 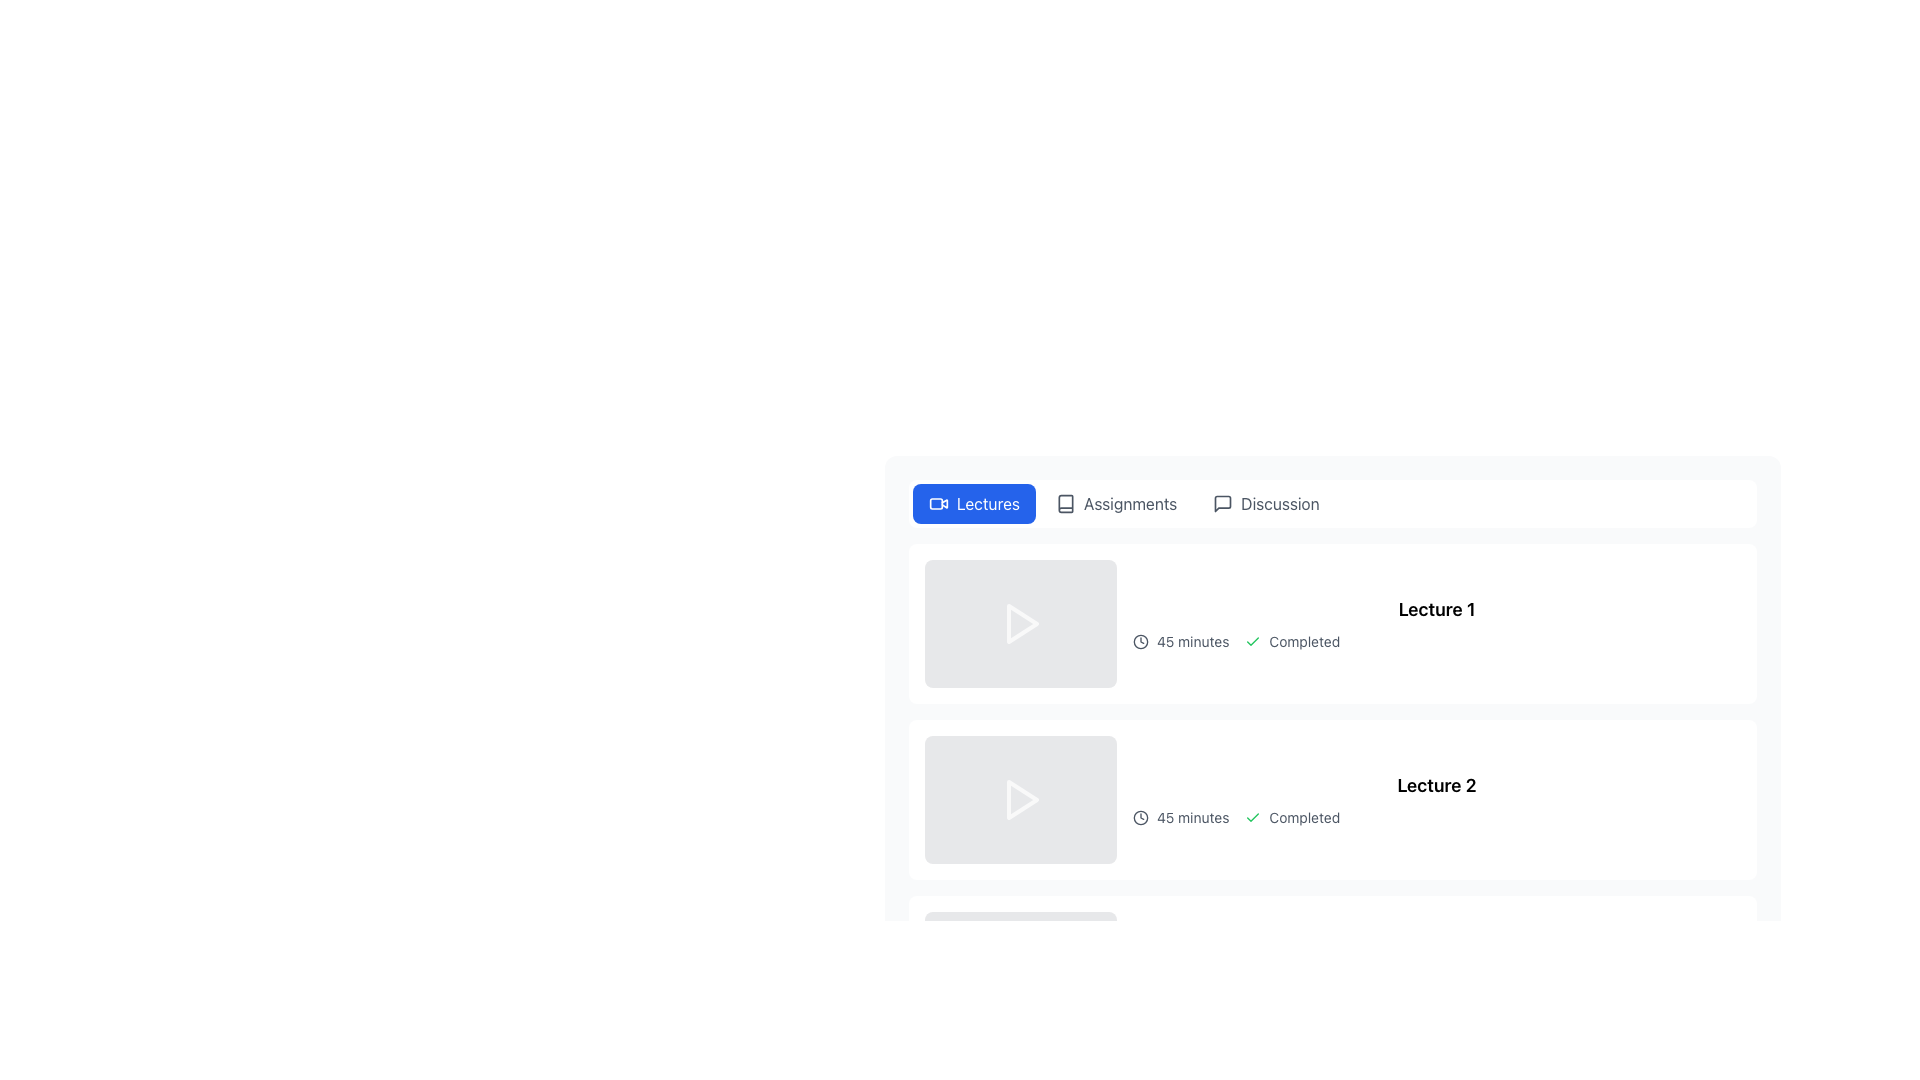 What do you see at coordinates (1064, 503) in the screenshot?
I see `the book icon located in the navigation menu next to the 'Assignments' text` at bounding box center [1064, 503].